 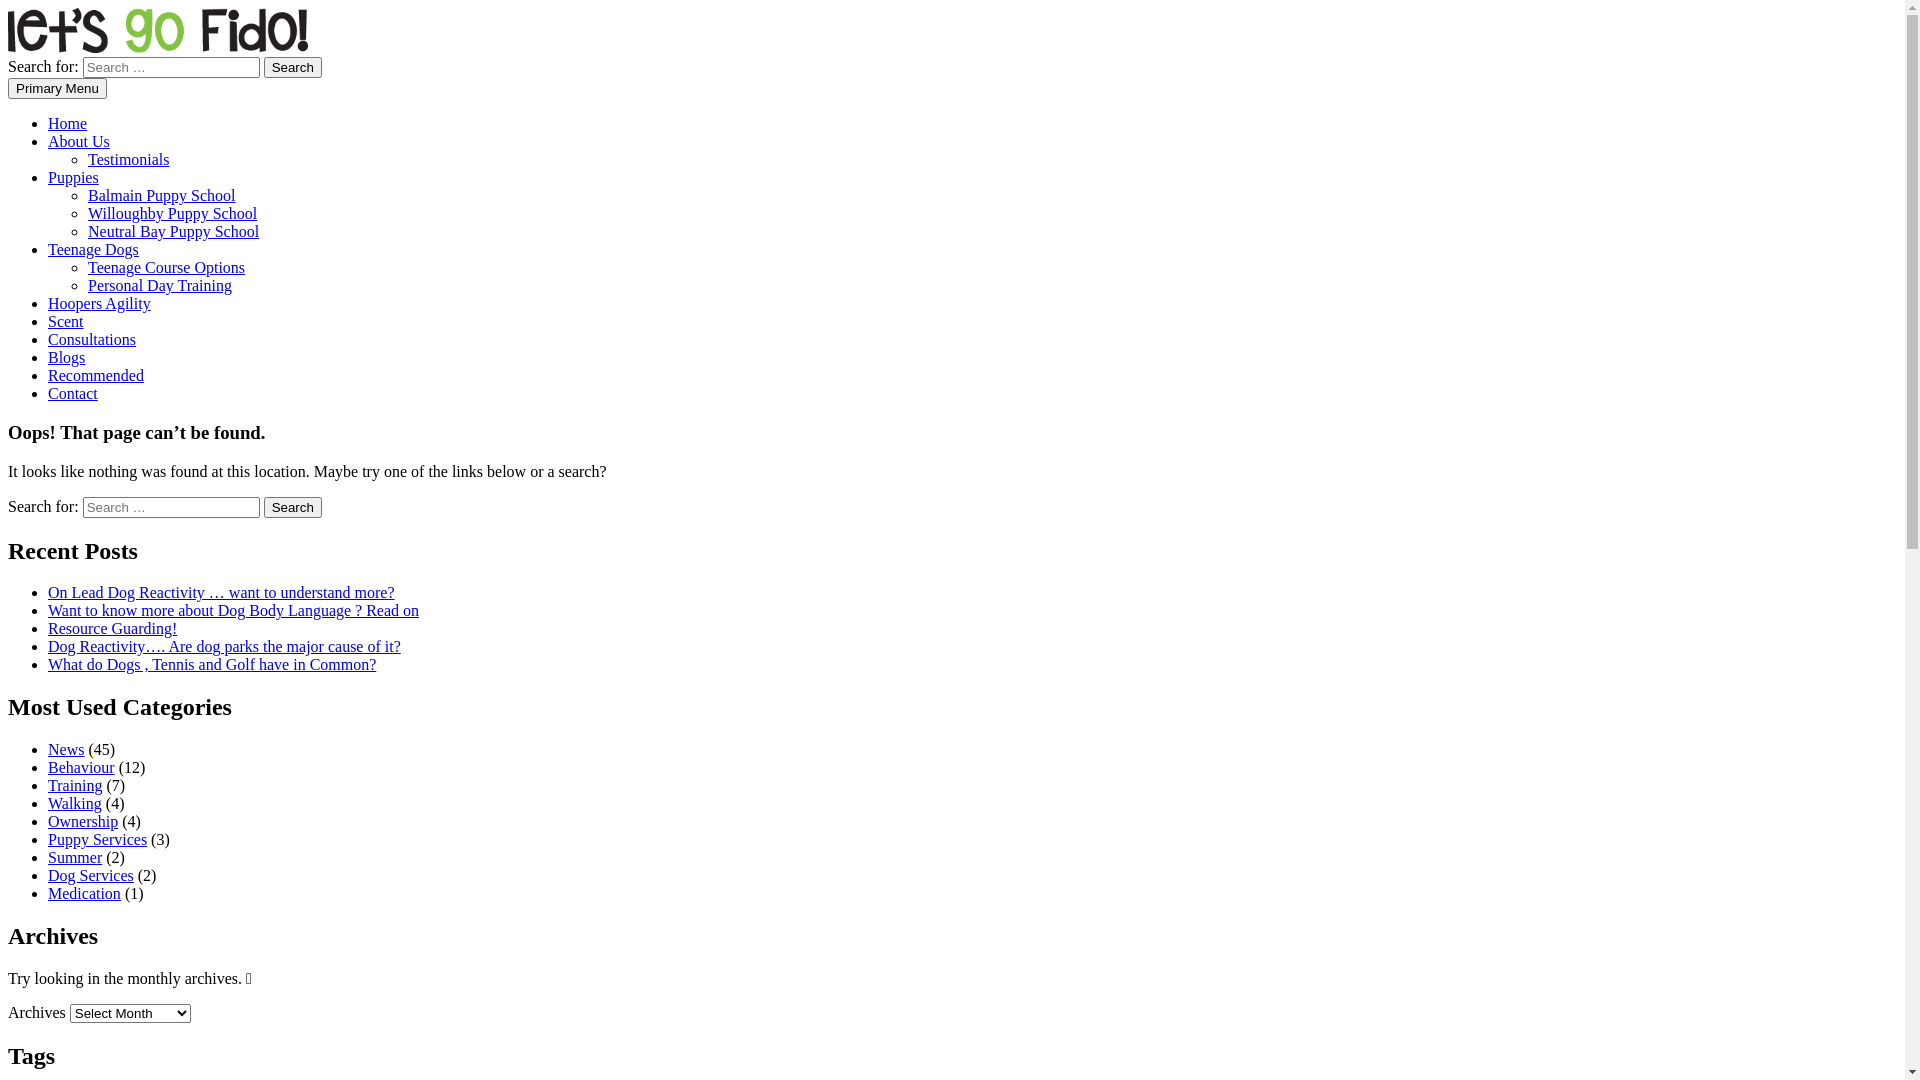 What do you see at coordinates (48, 802) in the screenshot?
I see `'Walking'` at bounding box center [48, 802].